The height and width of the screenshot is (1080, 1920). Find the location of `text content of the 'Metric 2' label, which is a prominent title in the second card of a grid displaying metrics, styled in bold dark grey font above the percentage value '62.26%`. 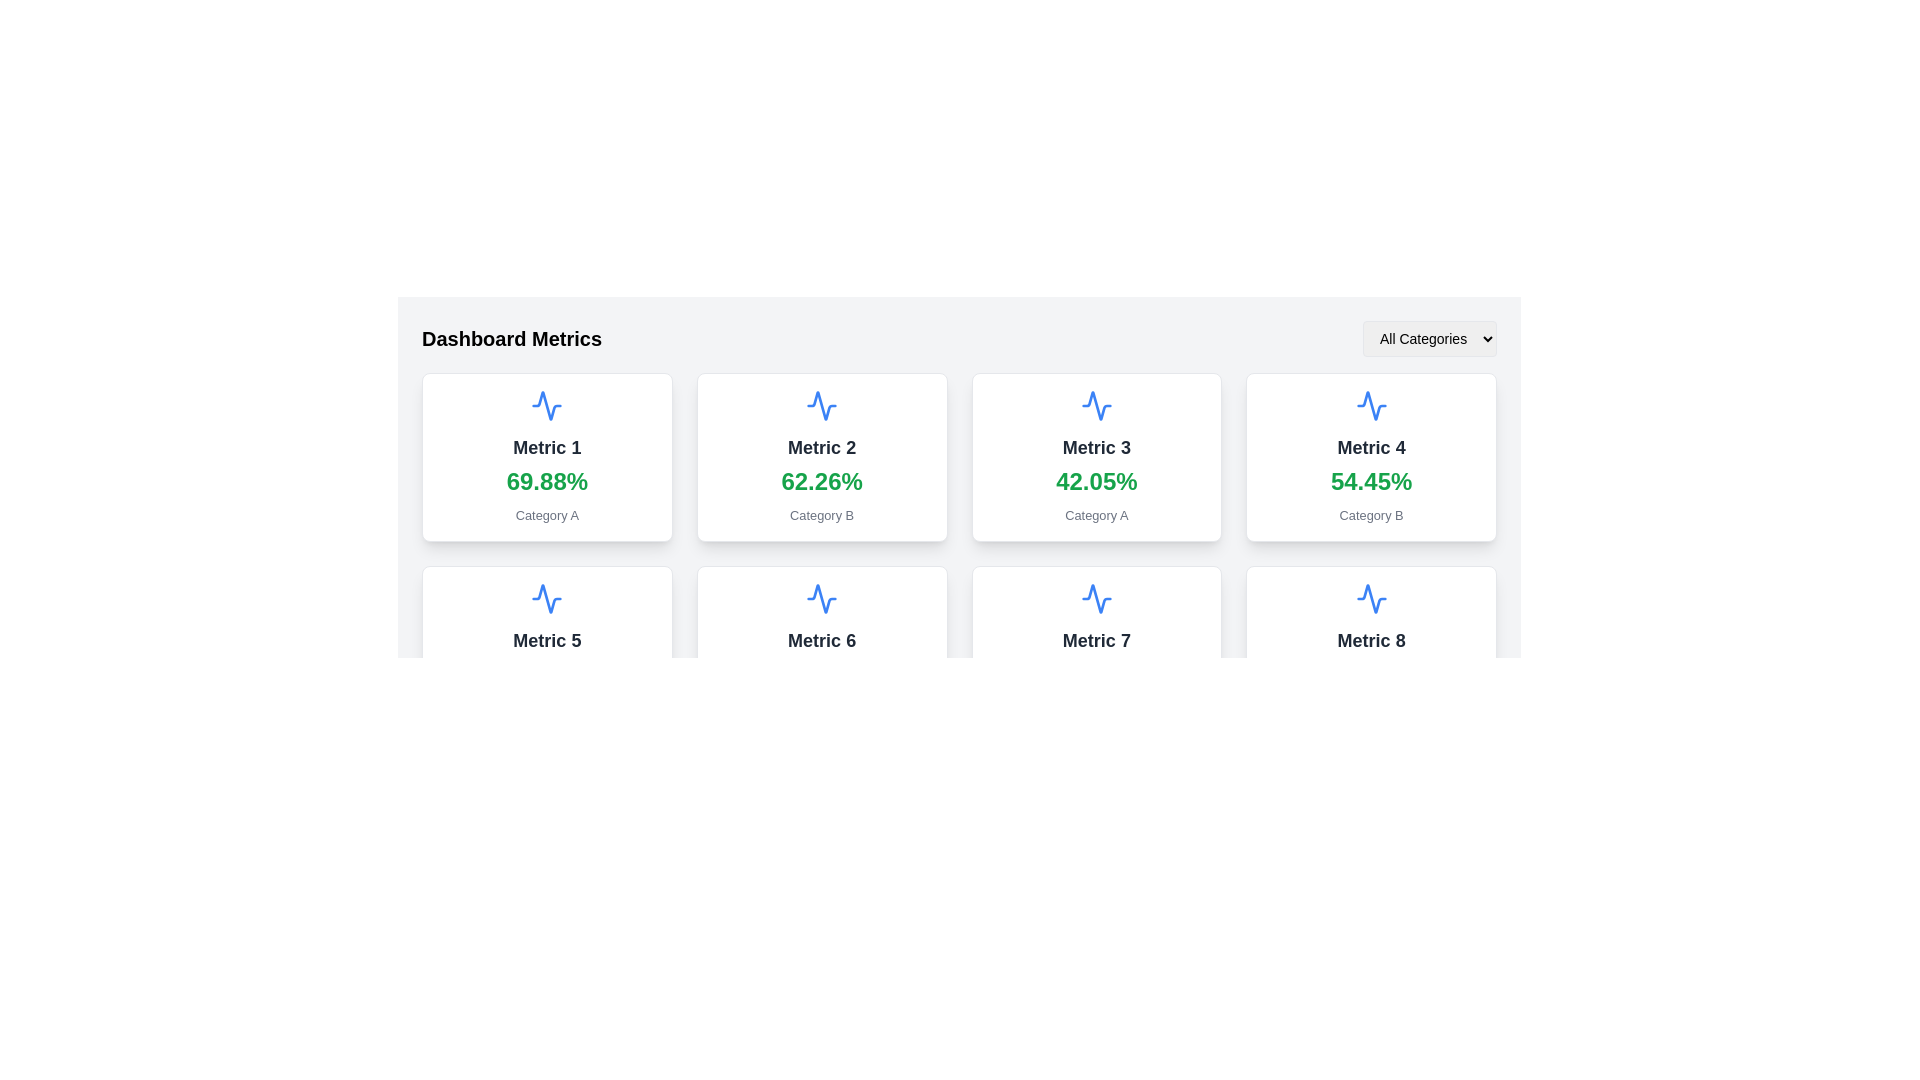

text content of the 'Metric 2' label, which is a prominent title in the second card of a grid displaying metrics, styled in bold dark grey font above the percentage value '62.26% is located at coordinates (822, 446).